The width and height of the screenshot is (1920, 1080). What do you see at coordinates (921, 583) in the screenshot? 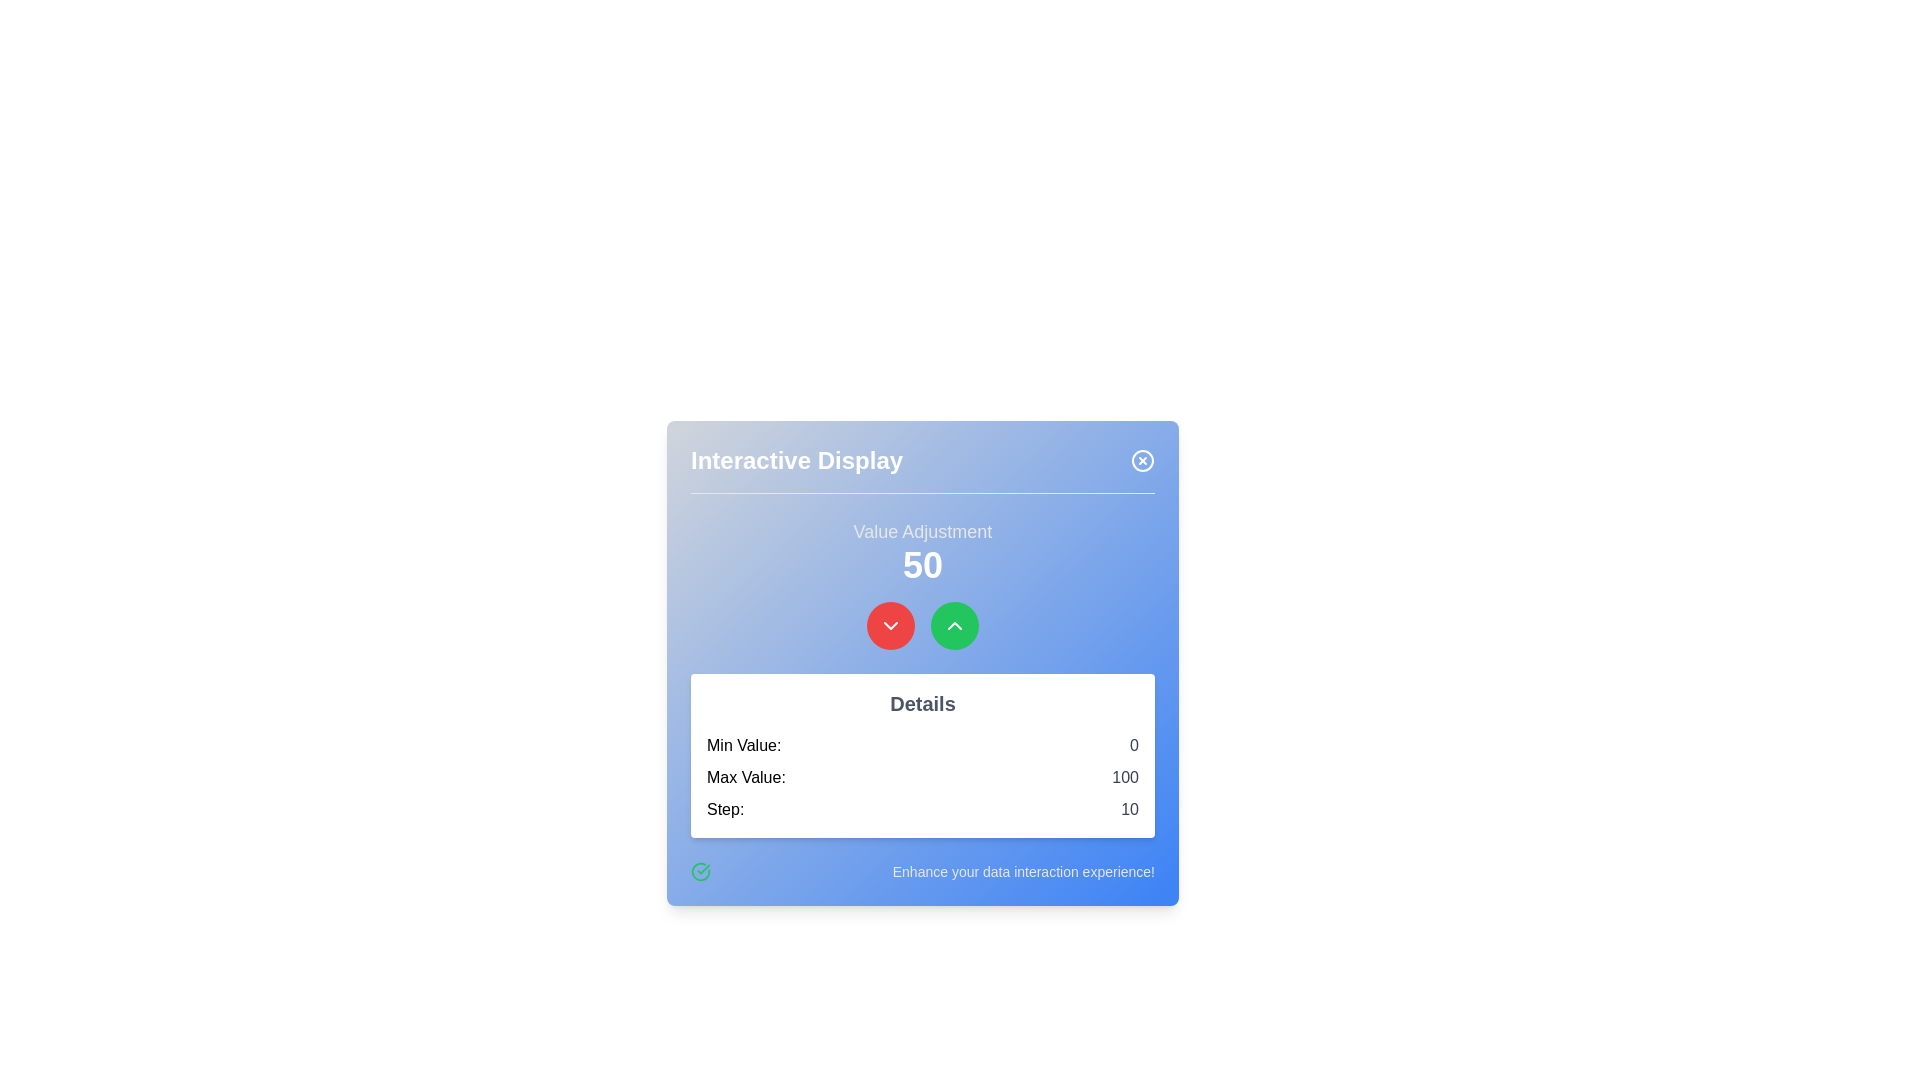
I see `the label above the numeric value displayed in the Interactive Display card, which currently shows '50'` at bounding box center [921, 583].